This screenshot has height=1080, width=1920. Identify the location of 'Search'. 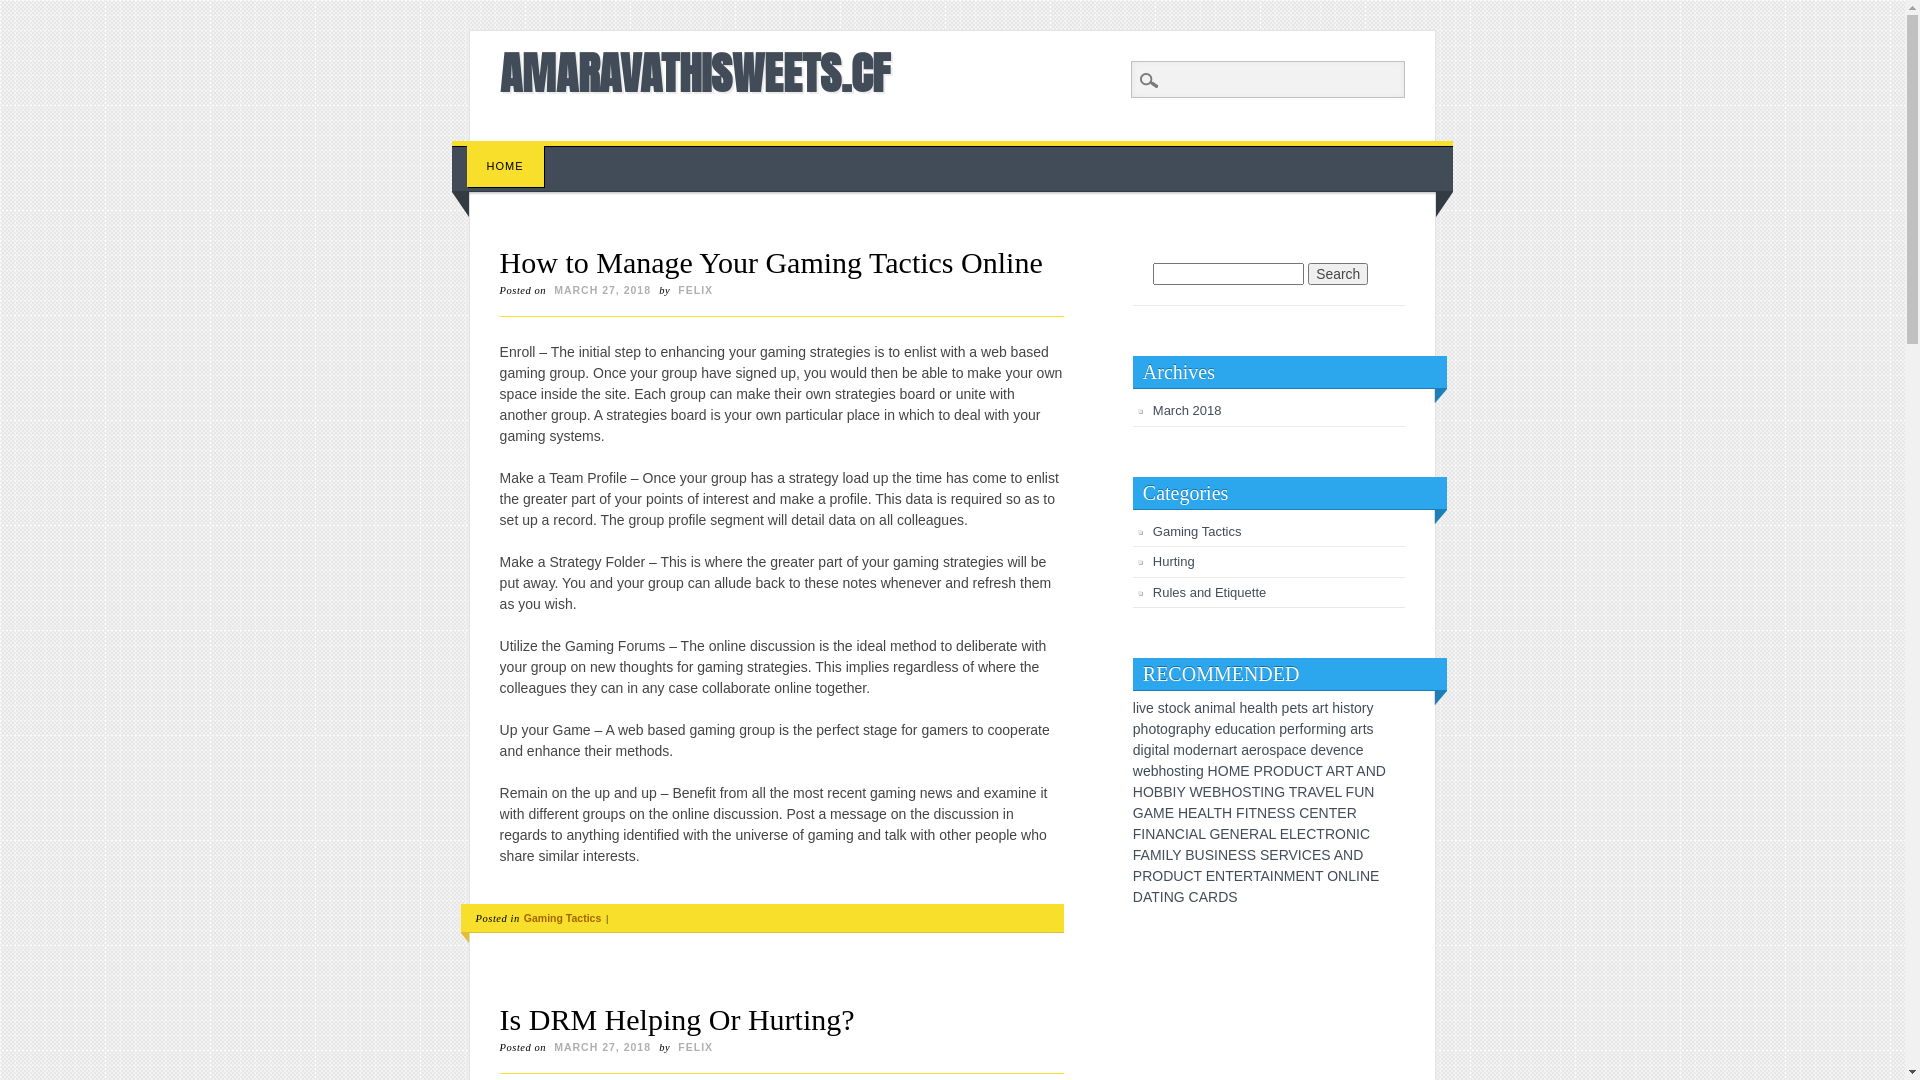
(0, 11).